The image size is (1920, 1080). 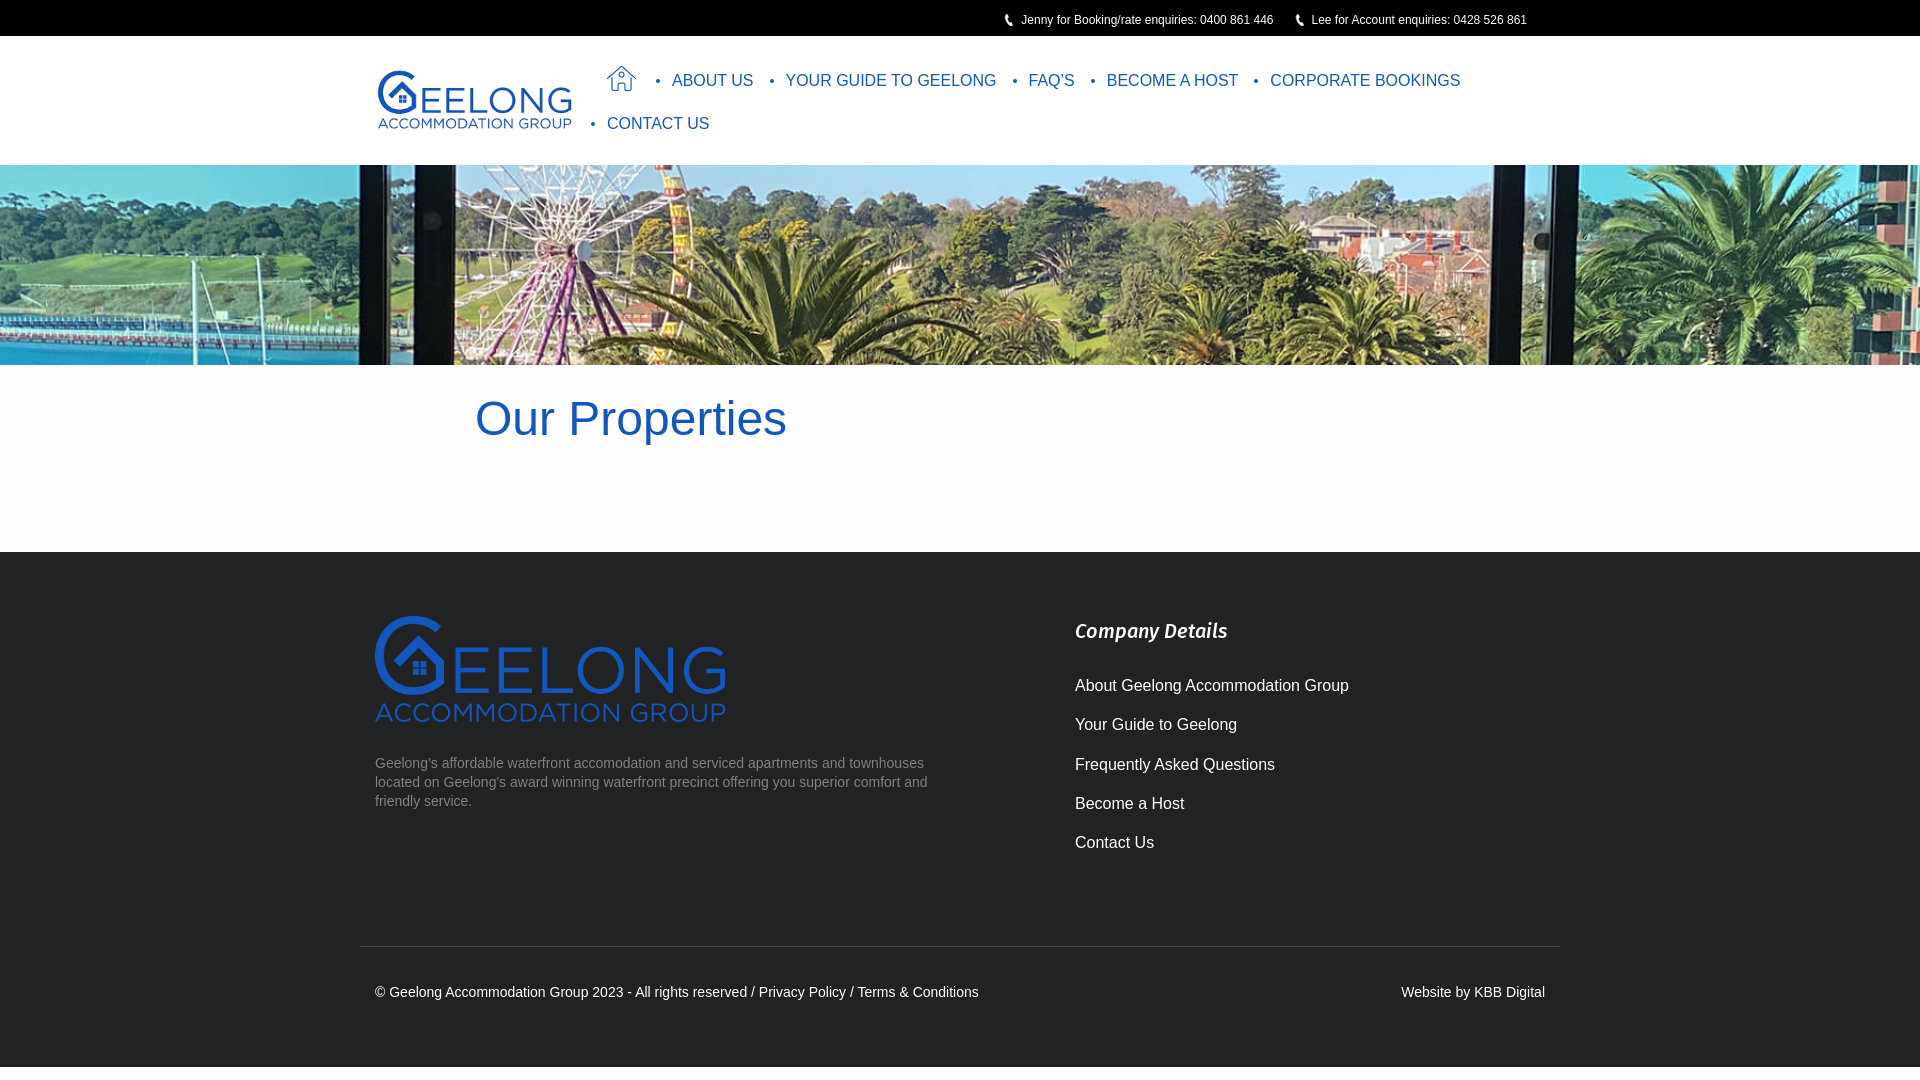 What do you see at coordinates (658, 123) in the screenshot?
I see `'CONTACT US'` at bounding box center [658, 123].